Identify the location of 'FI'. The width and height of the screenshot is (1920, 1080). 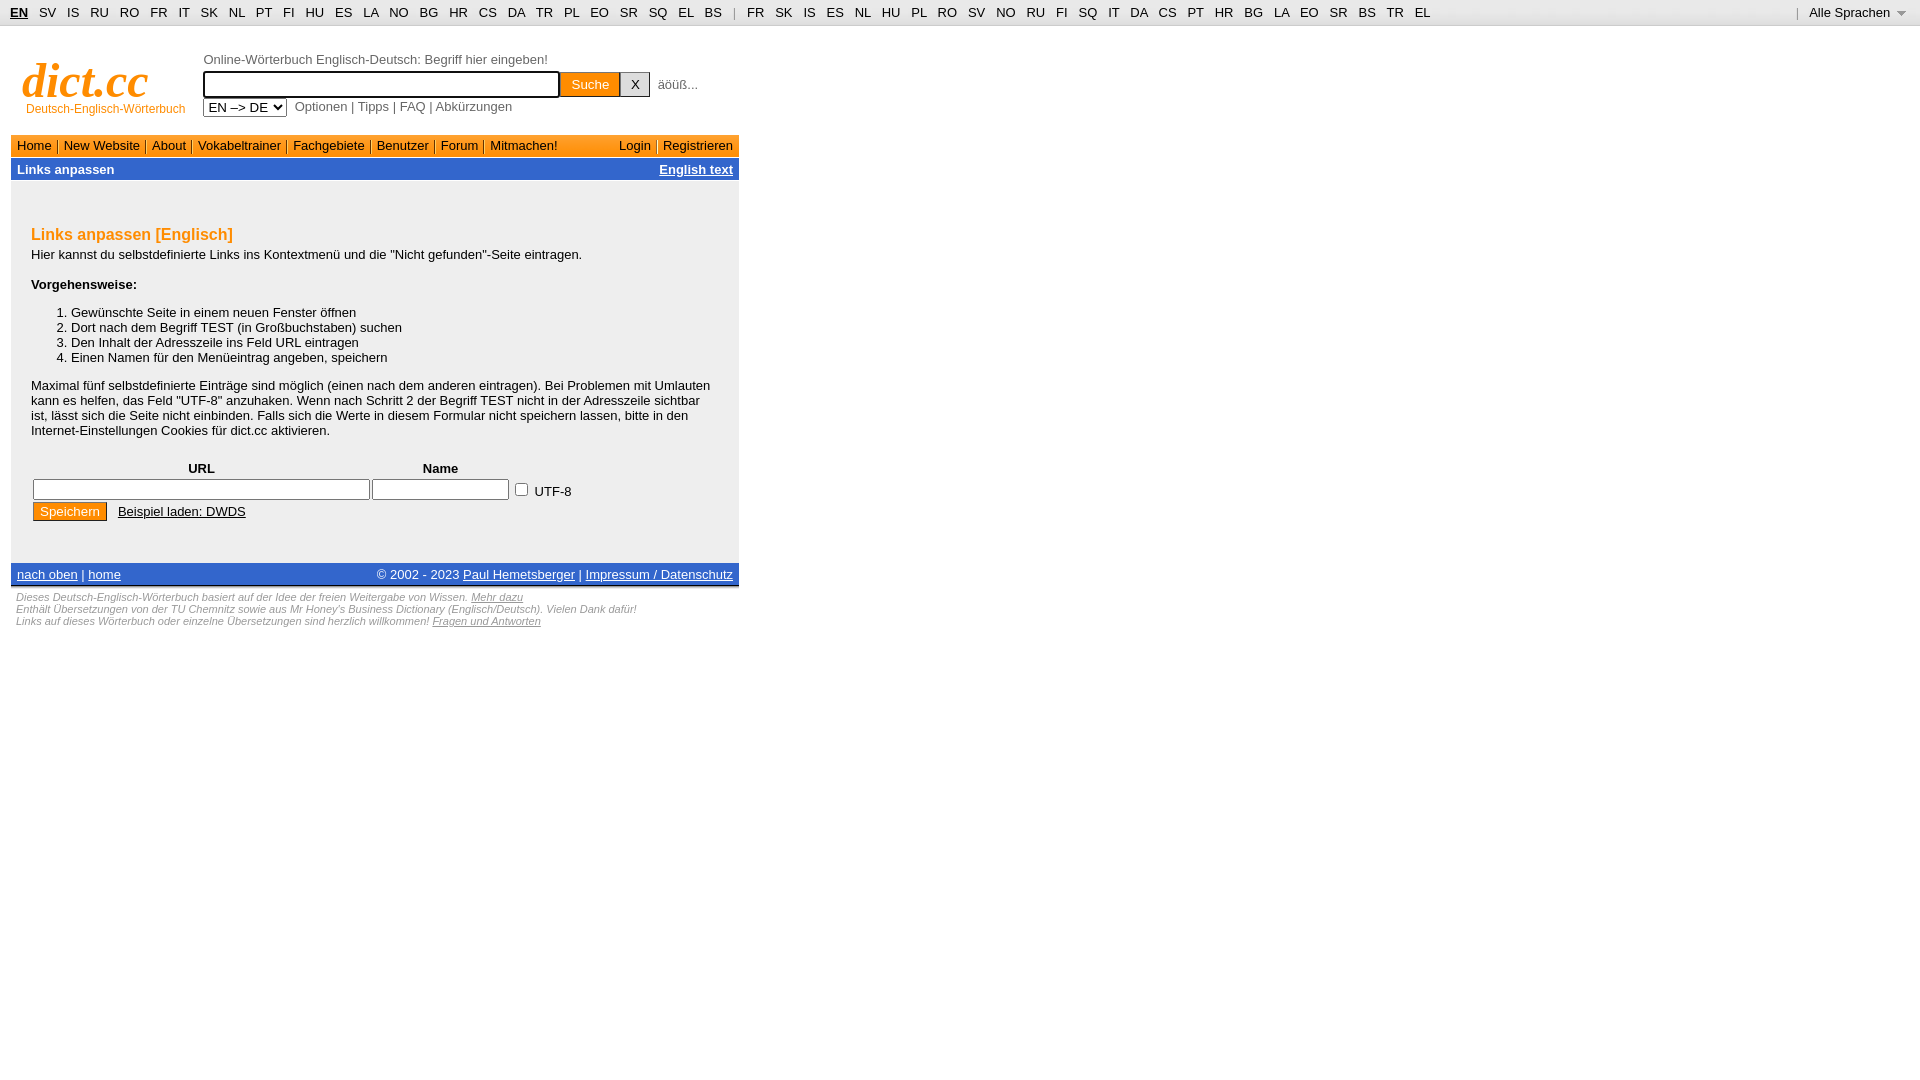
(1060, 12).